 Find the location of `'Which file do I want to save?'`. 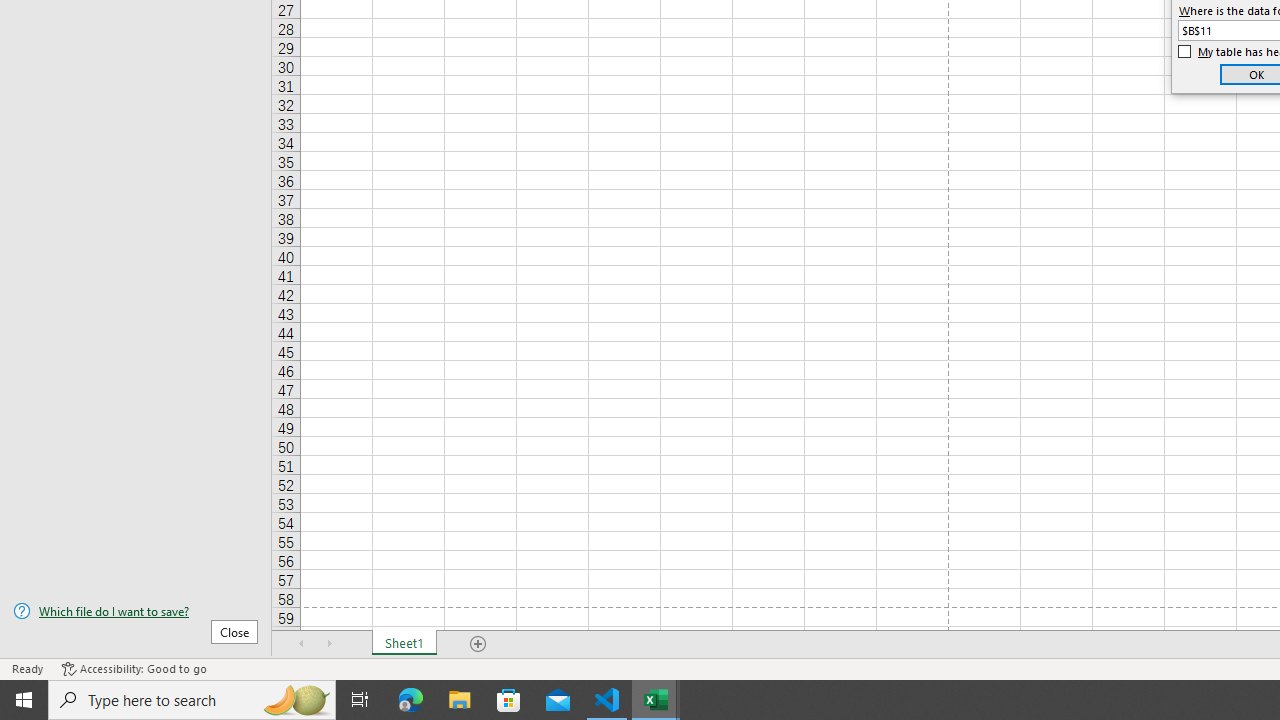

'Which file do I want to save?' is located at coordinates (135, 610).